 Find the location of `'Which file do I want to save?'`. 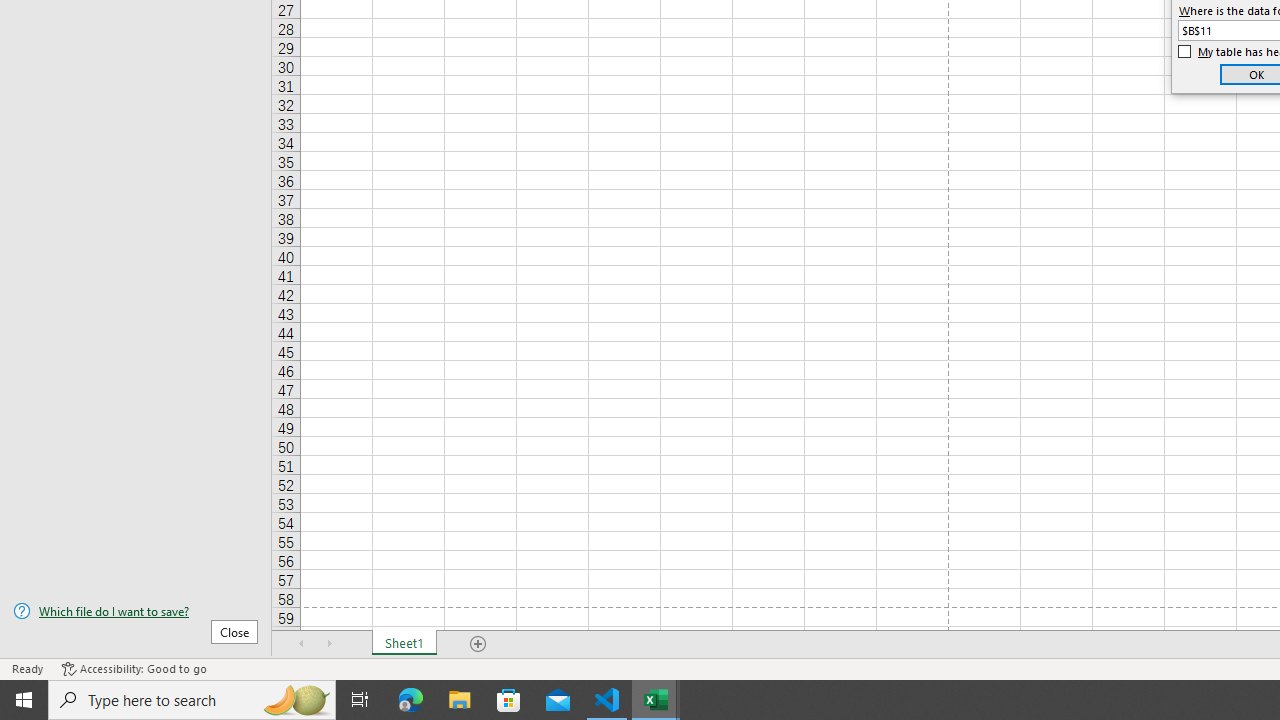

'Which file do I want to save?' is located at coordinates (135, 610).